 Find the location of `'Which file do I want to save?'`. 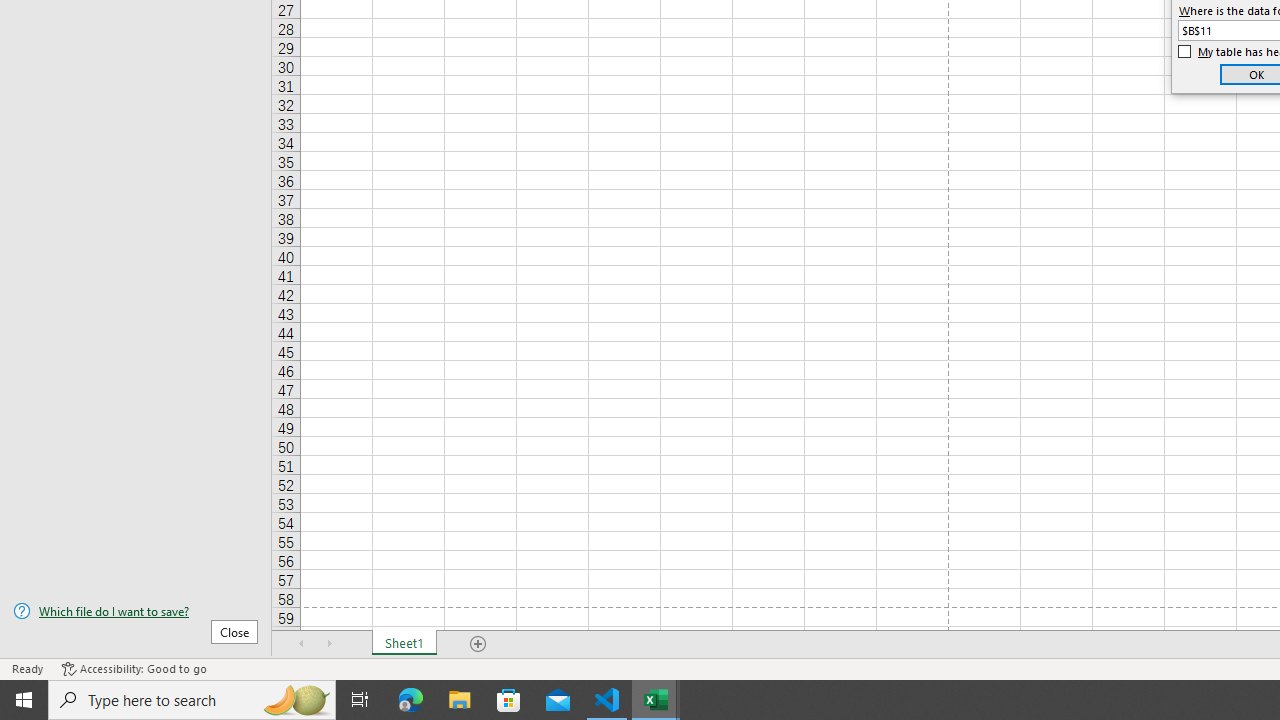

'Which file do I want to save?' is located at coordinates (135, 610).